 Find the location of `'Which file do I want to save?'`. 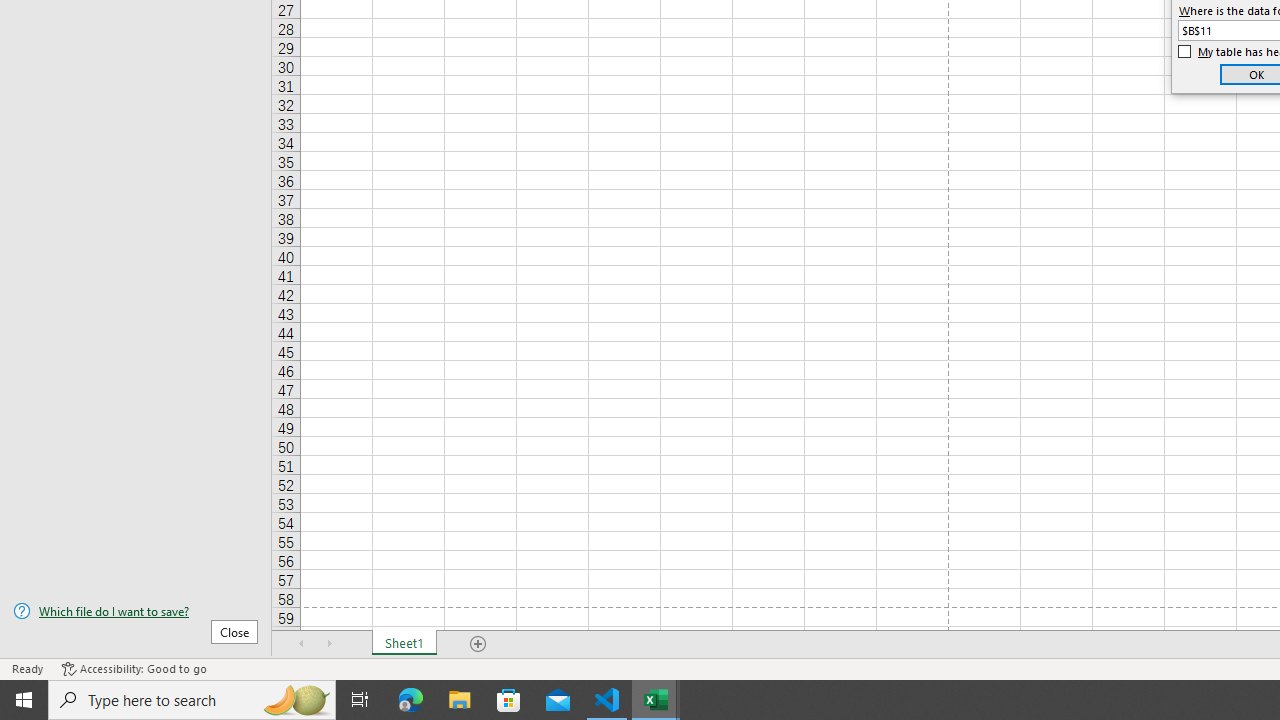

'Which file do I want to save?' is located at coordinates (135, 610).